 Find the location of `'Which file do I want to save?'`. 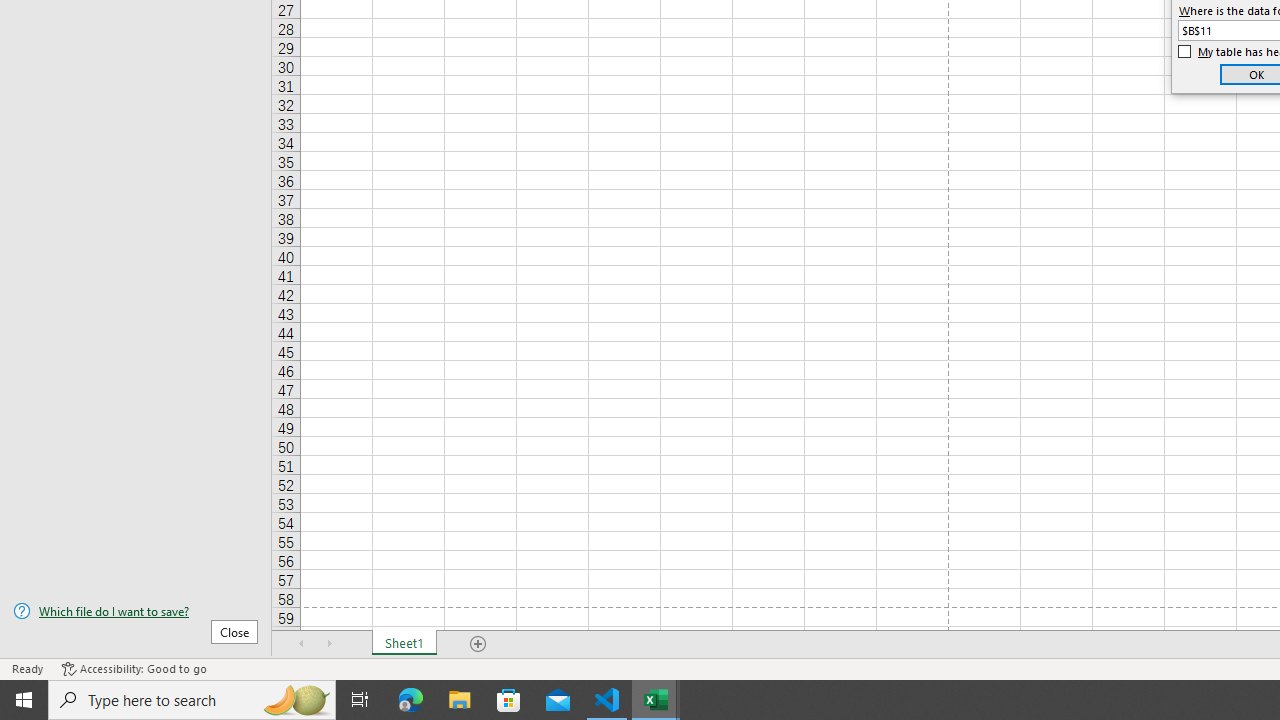

'Which file do I want to save?' is located at coordinates (135, 610).